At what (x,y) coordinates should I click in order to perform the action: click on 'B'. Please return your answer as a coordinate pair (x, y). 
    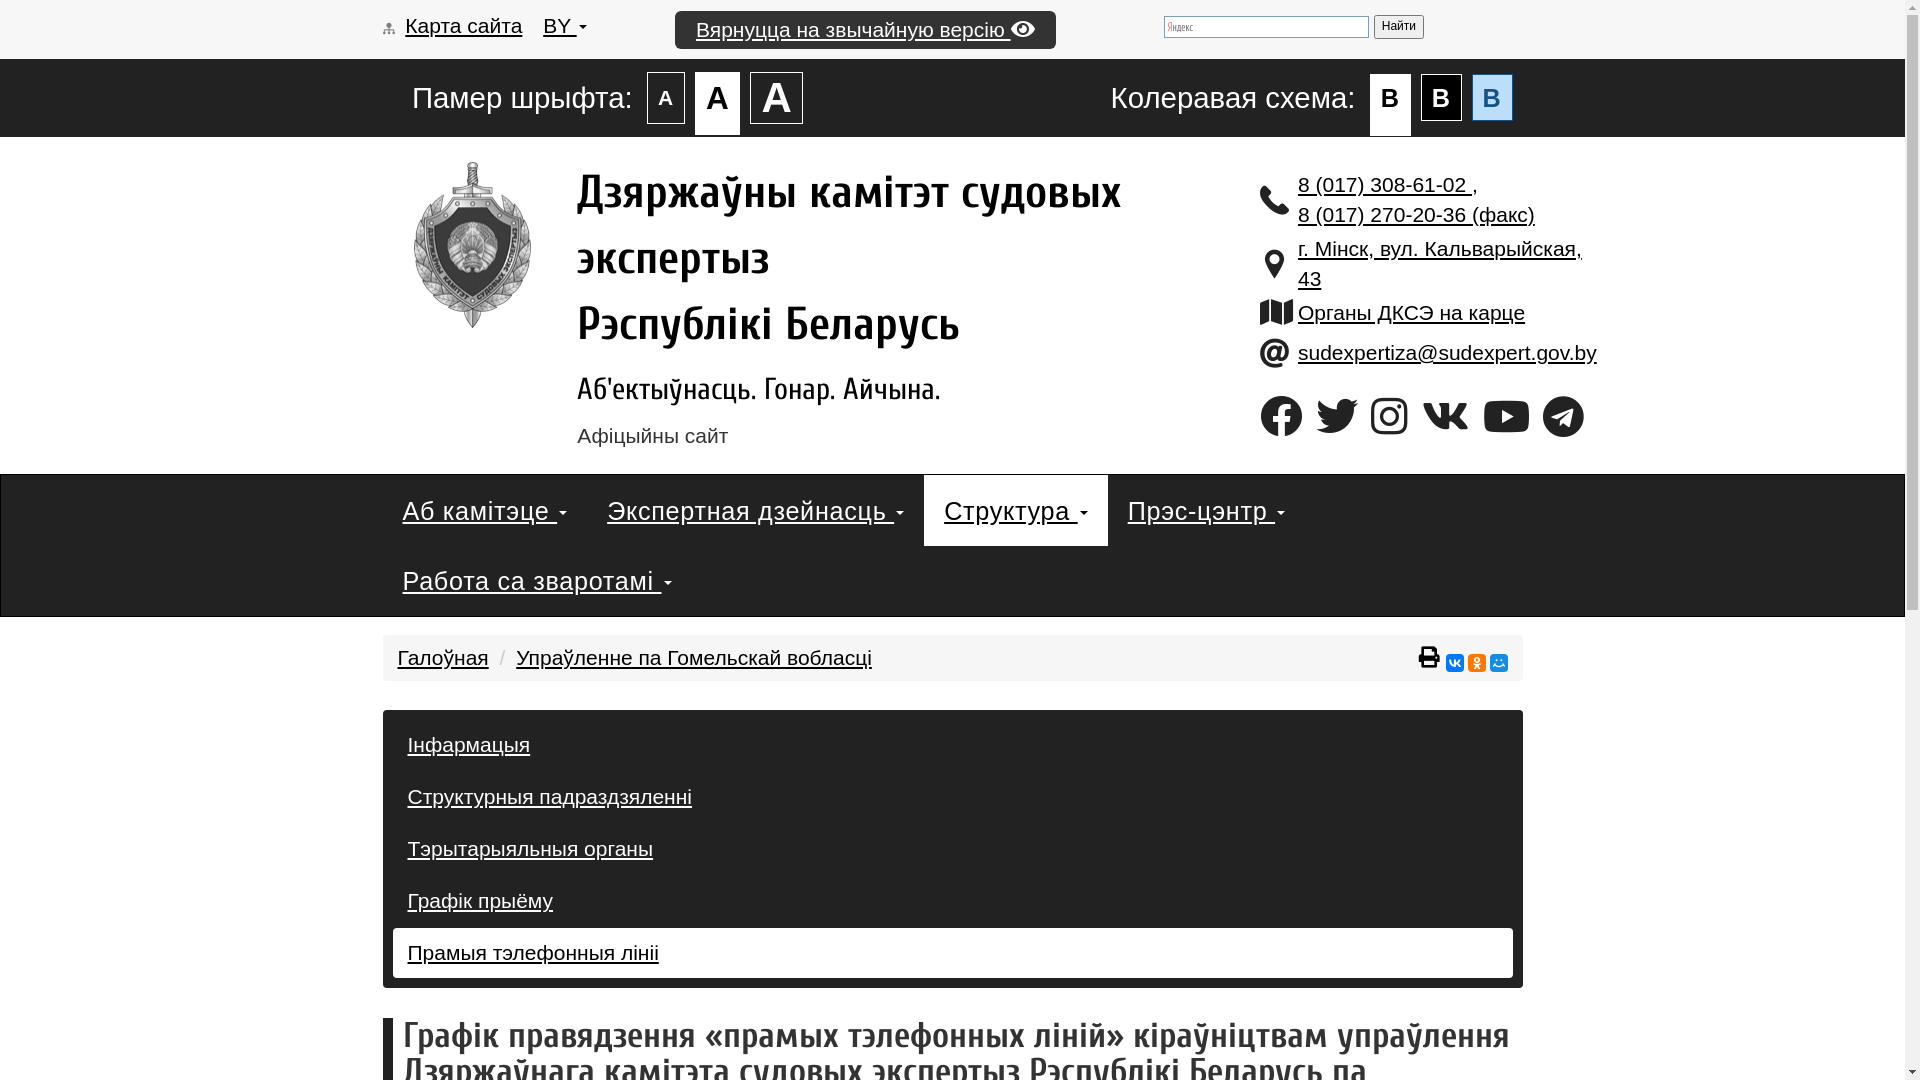
    Looking at the image, I should click on (1441, 97).